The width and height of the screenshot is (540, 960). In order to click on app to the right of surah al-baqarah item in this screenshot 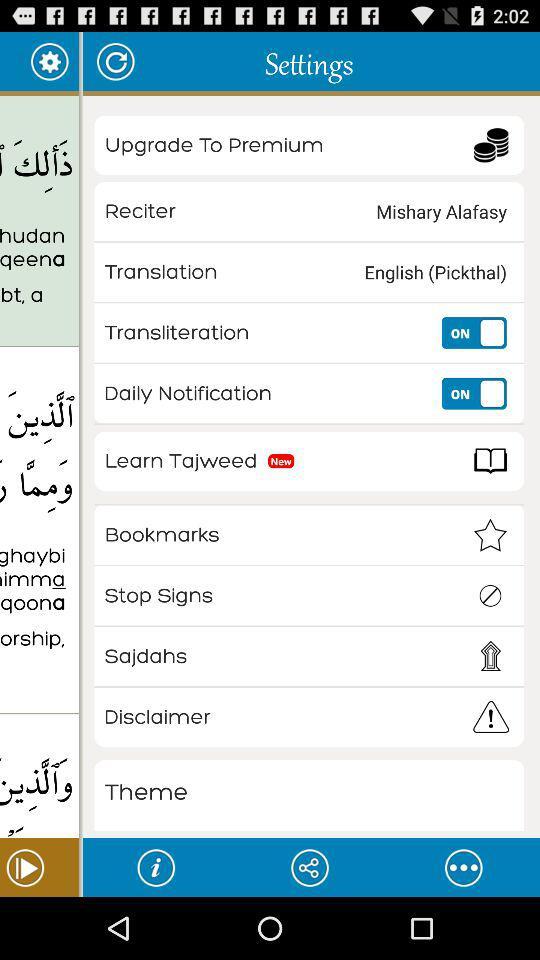, I will do `click(49, 61)`.